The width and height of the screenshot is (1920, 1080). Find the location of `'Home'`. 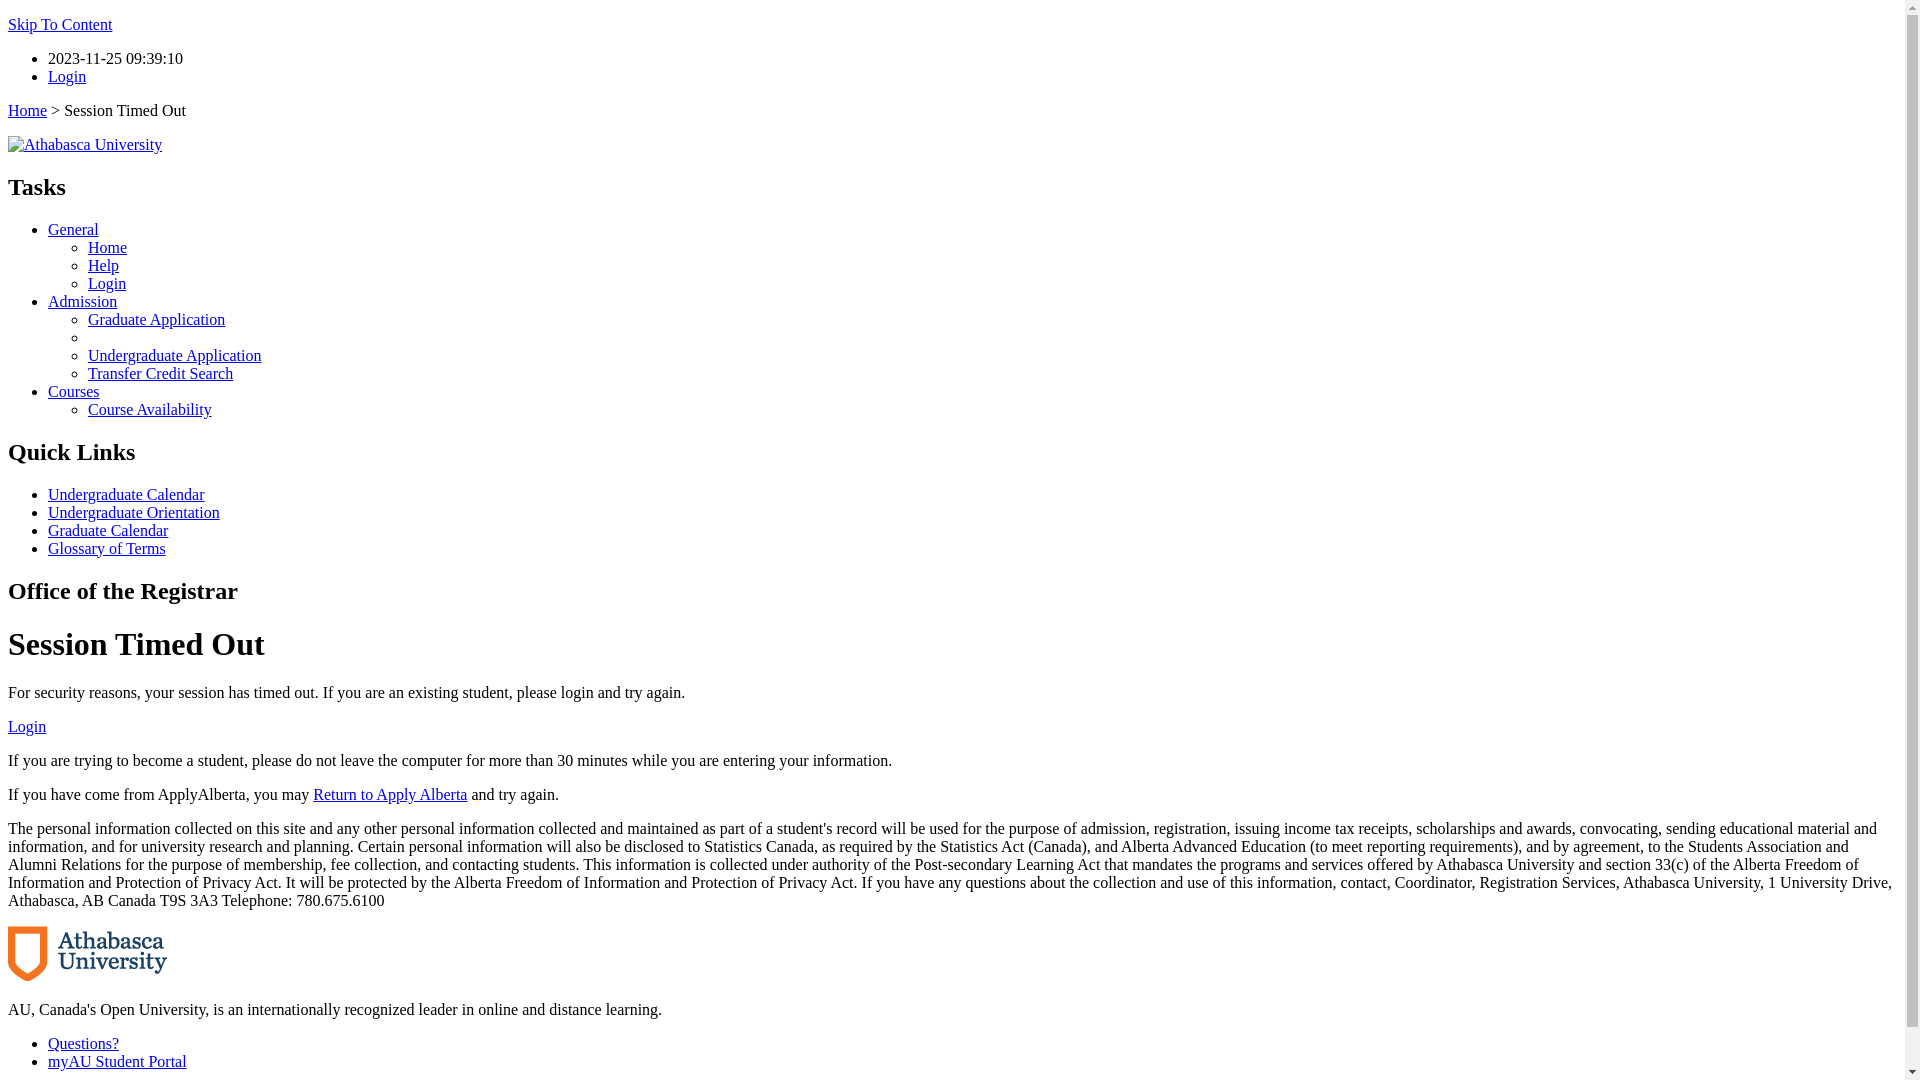

'Home' is located at coordinates (106, 246).